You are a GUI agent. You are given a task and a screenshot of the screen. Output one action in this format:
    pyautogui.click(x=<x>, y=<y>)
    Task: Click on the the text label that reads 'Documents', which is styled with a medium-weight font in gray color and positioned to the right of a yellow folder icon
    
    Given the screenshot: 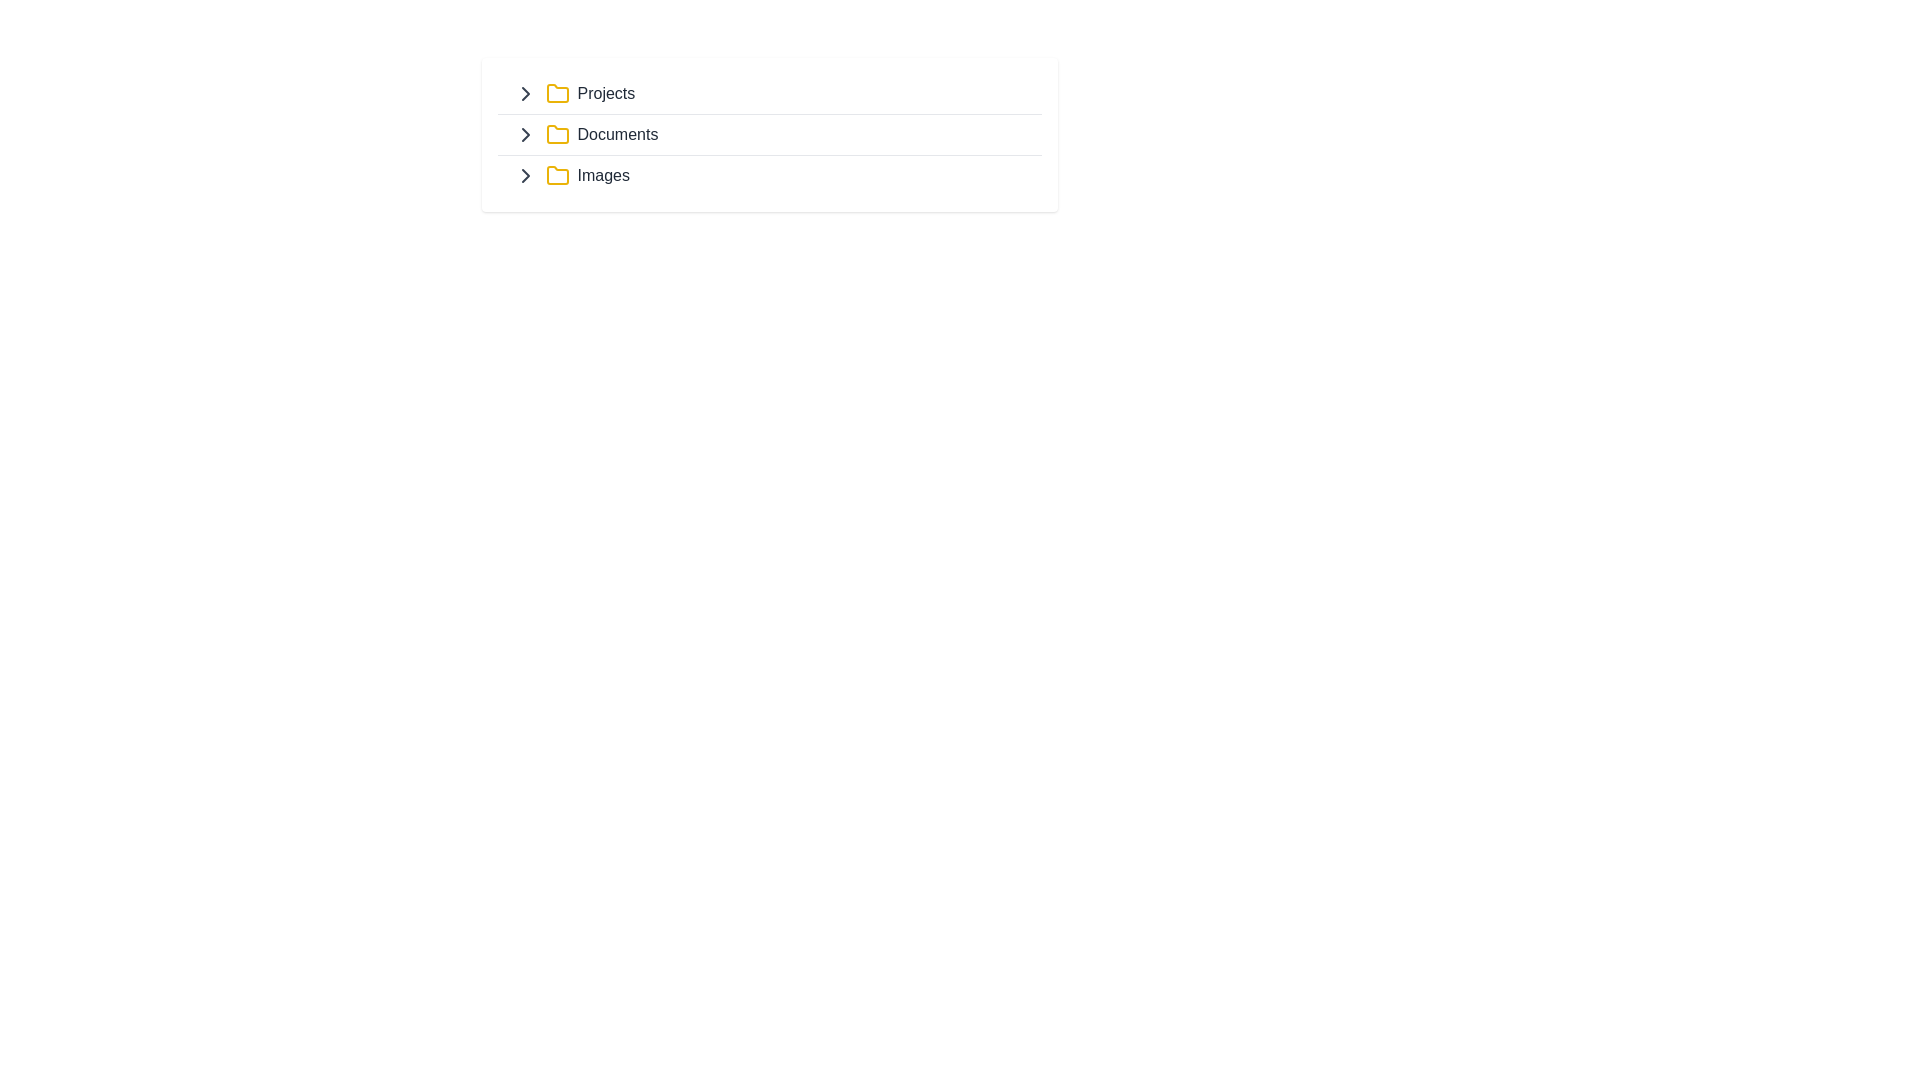 What is the action you would take?
    pyautogui.click(x=617, y=135)
    